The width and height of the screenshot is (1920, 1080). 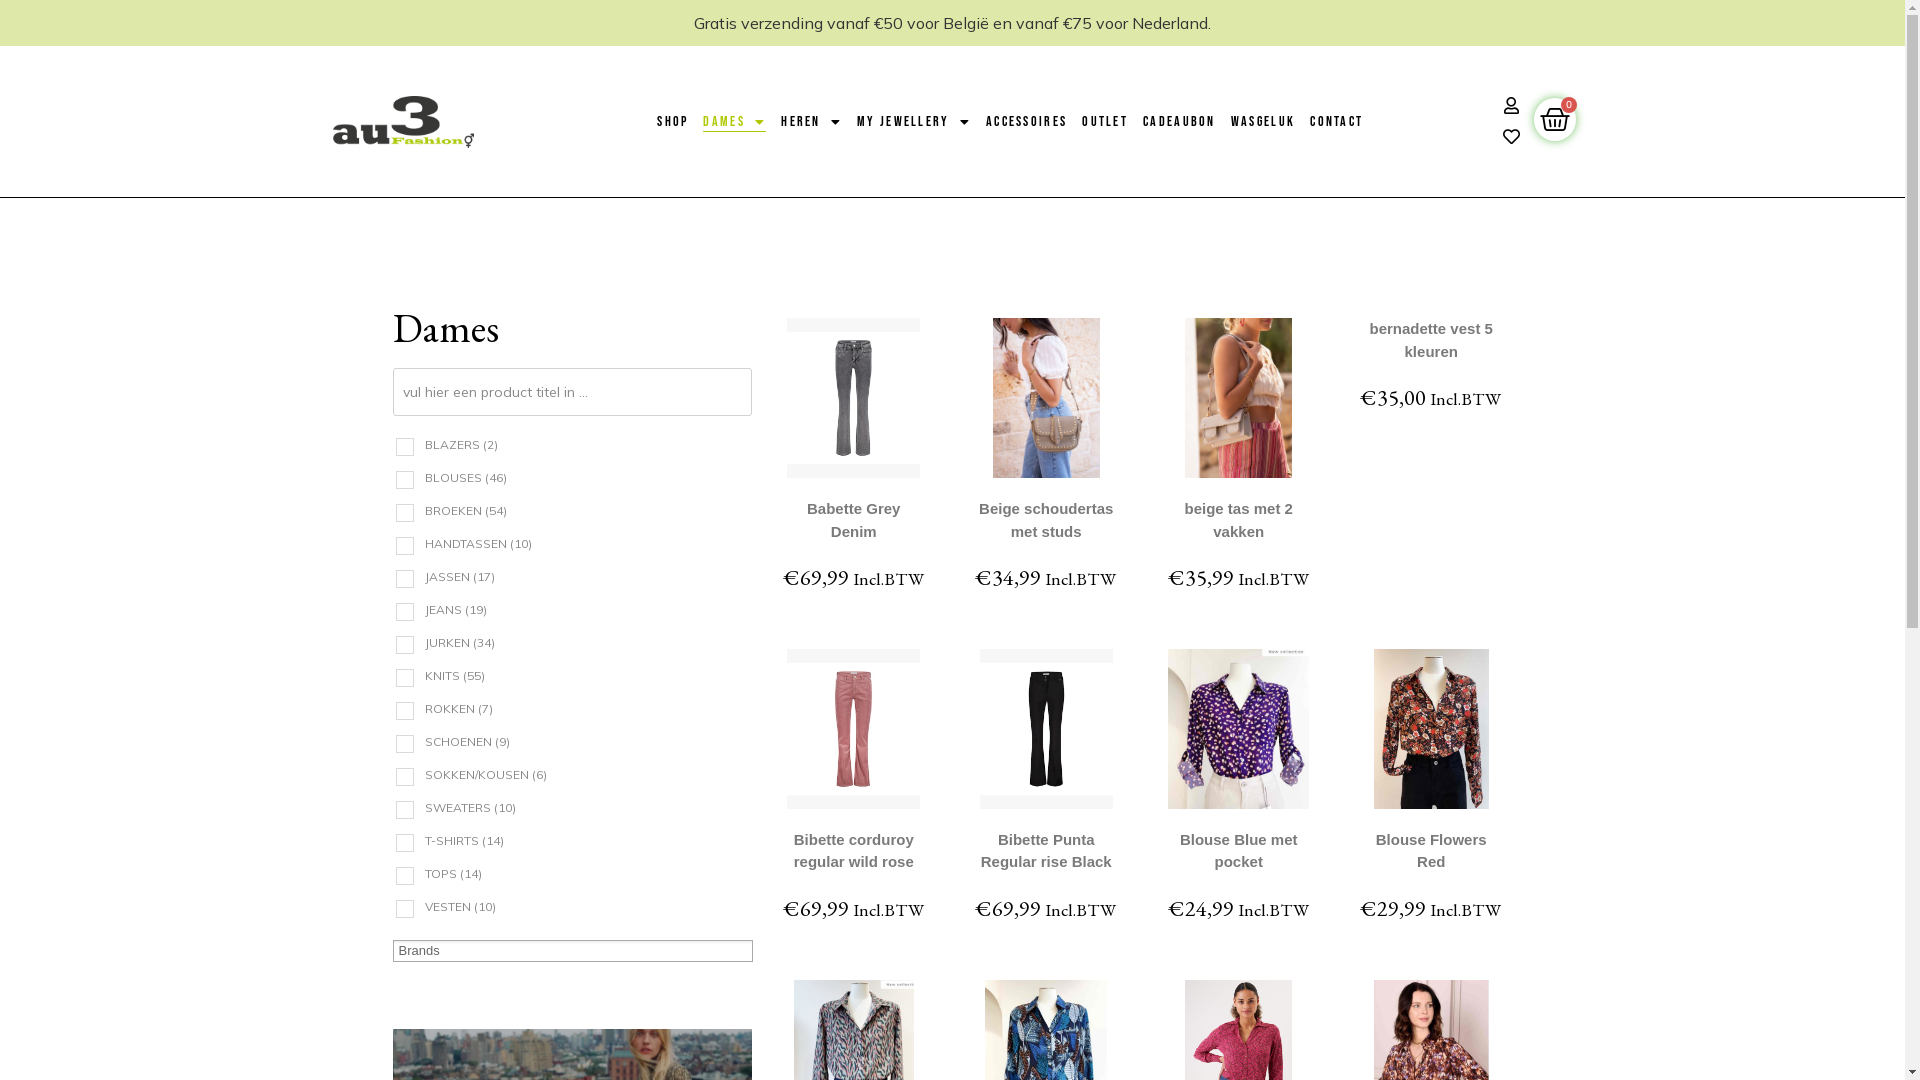 I want to click on 'Contact', so click(x=1310, y=122).